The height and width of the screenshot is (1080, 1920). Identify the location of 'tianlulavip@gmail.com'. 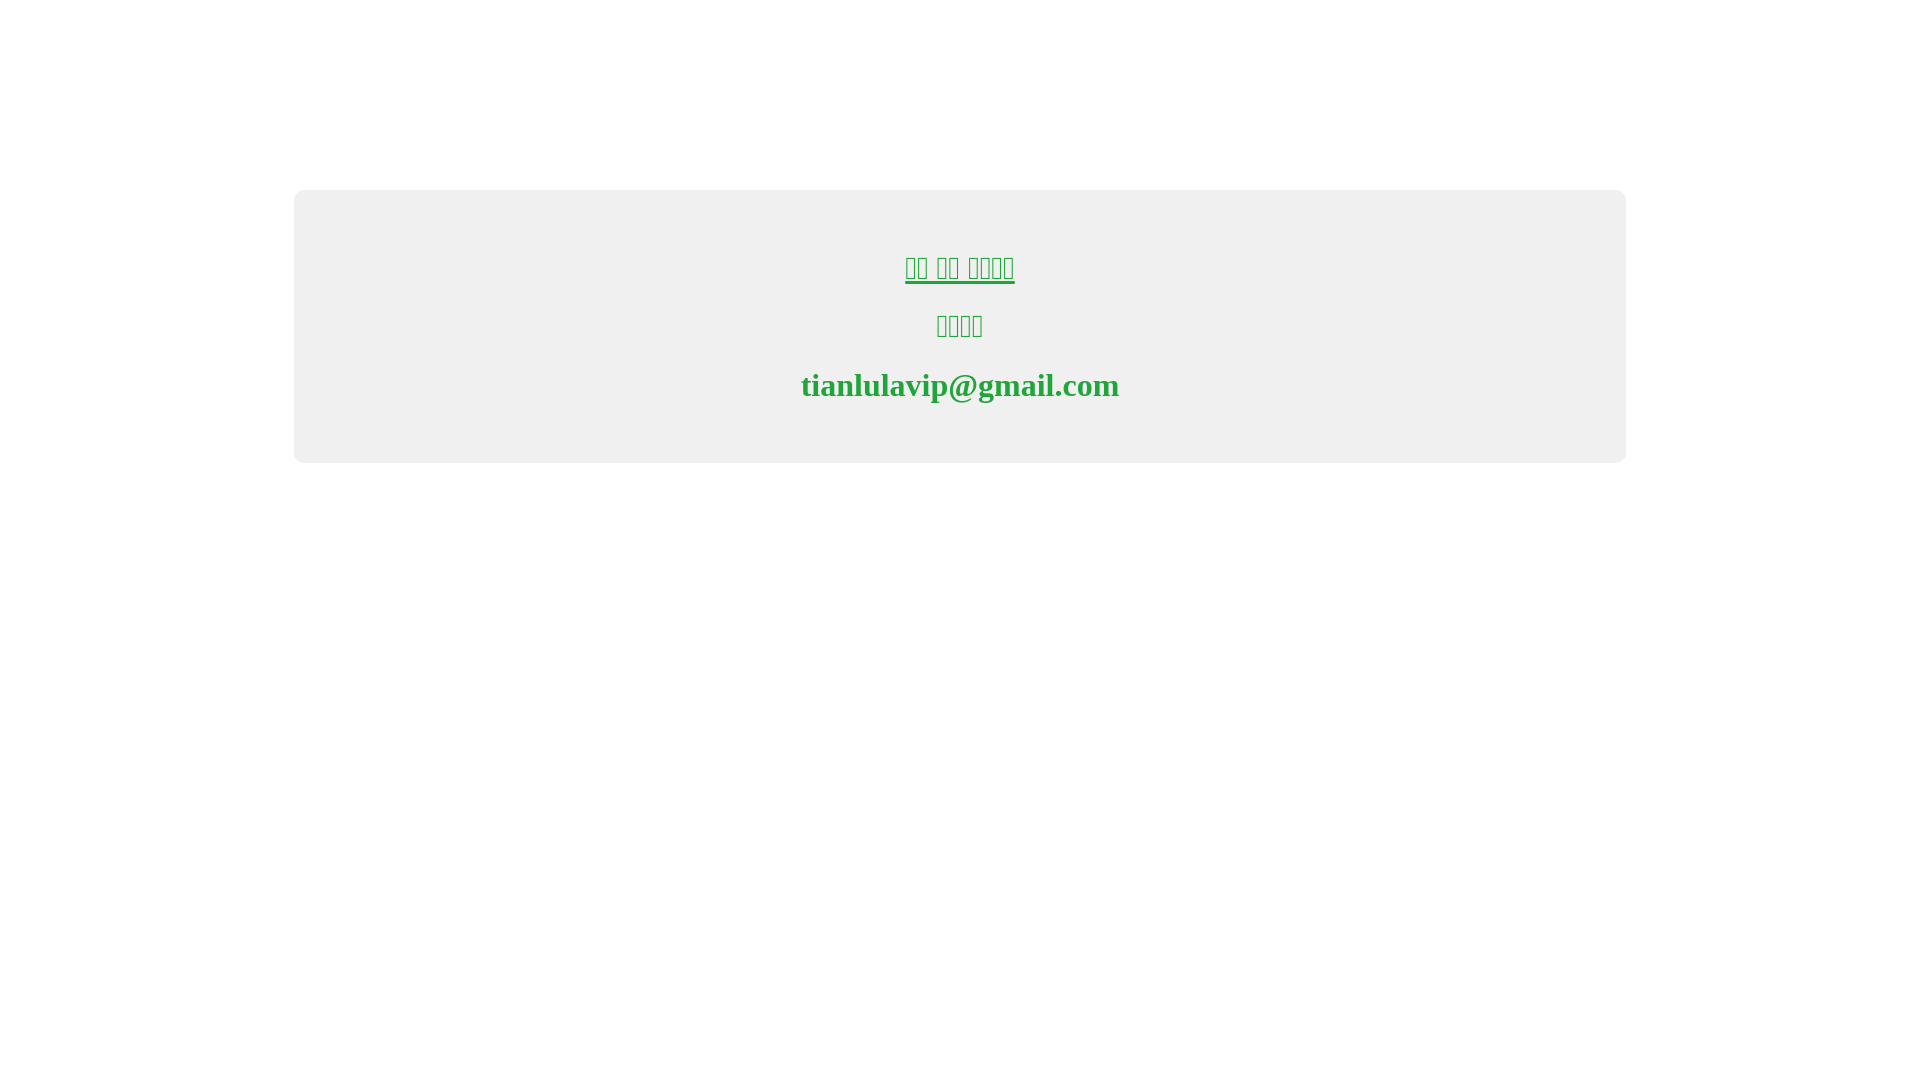
(960, 385).